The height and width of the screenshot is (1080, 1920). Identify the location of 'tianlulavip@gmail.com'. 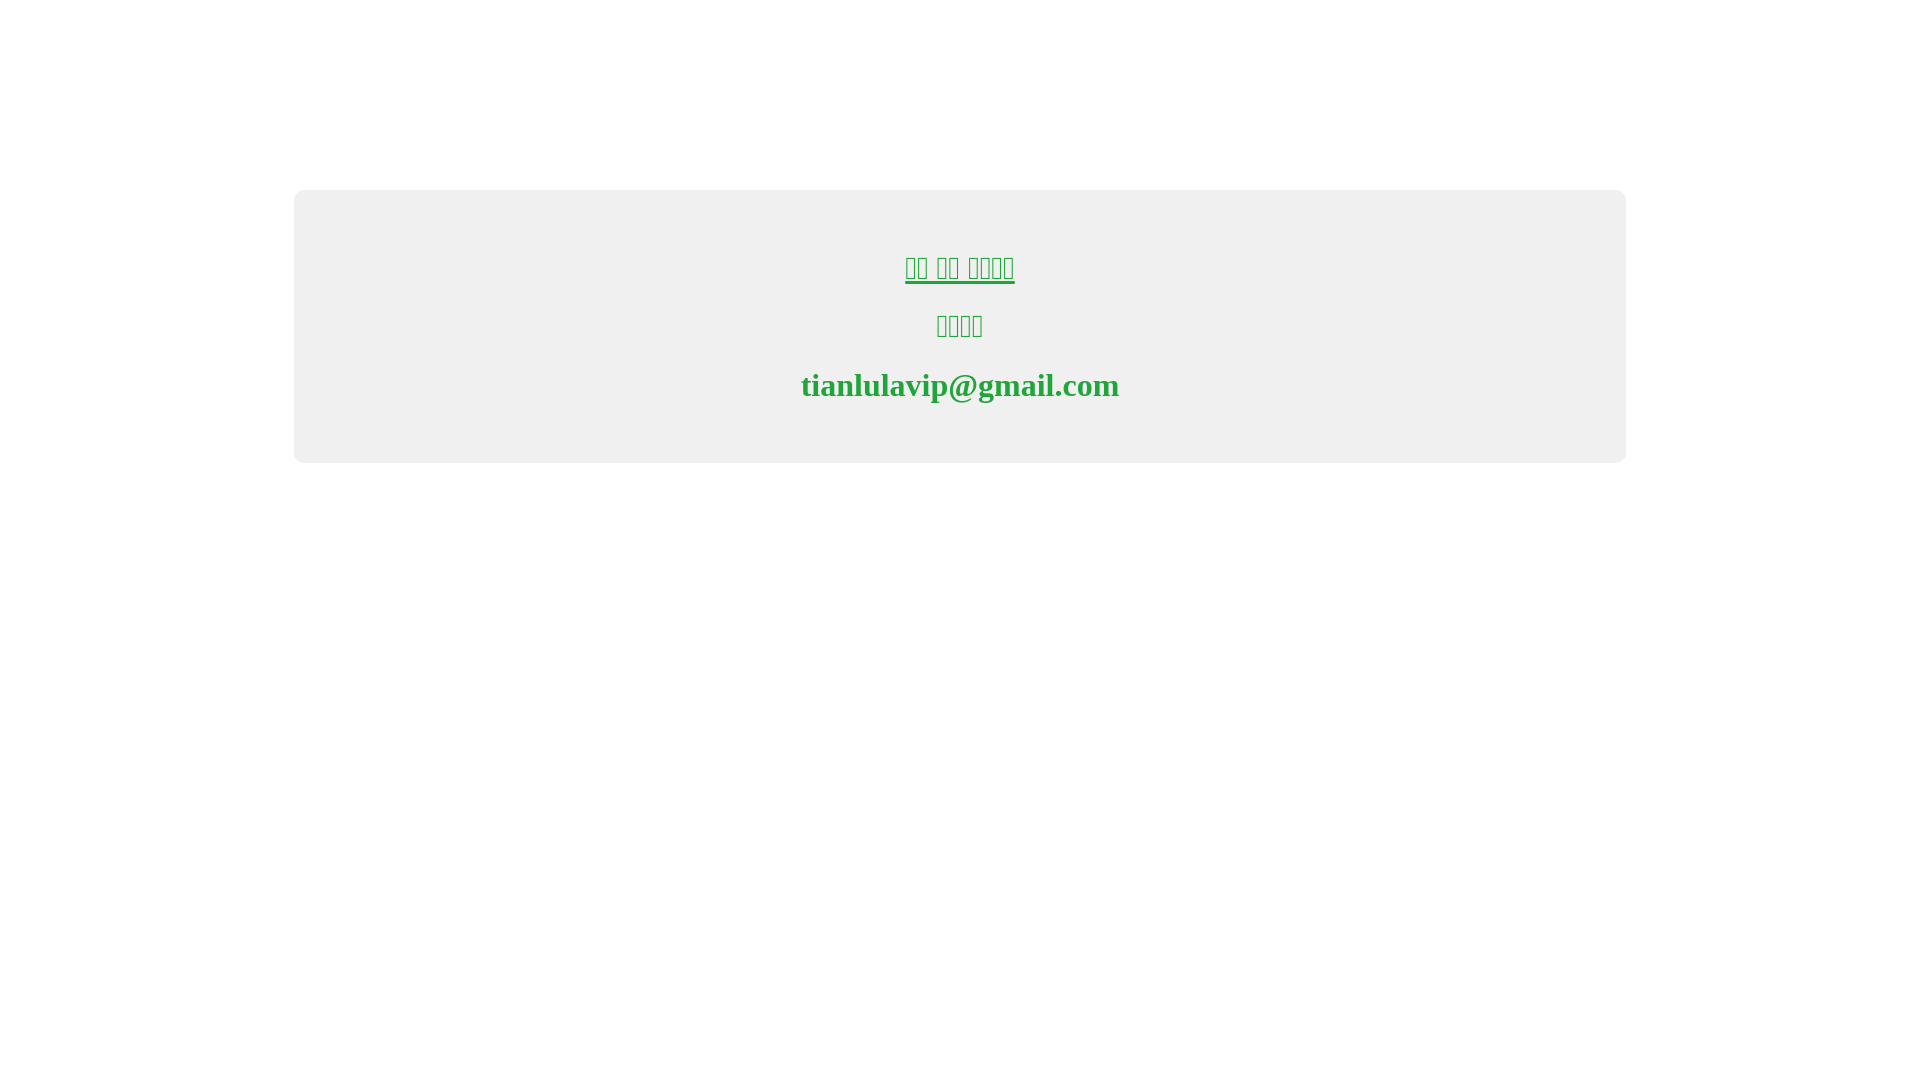
(960, 385).